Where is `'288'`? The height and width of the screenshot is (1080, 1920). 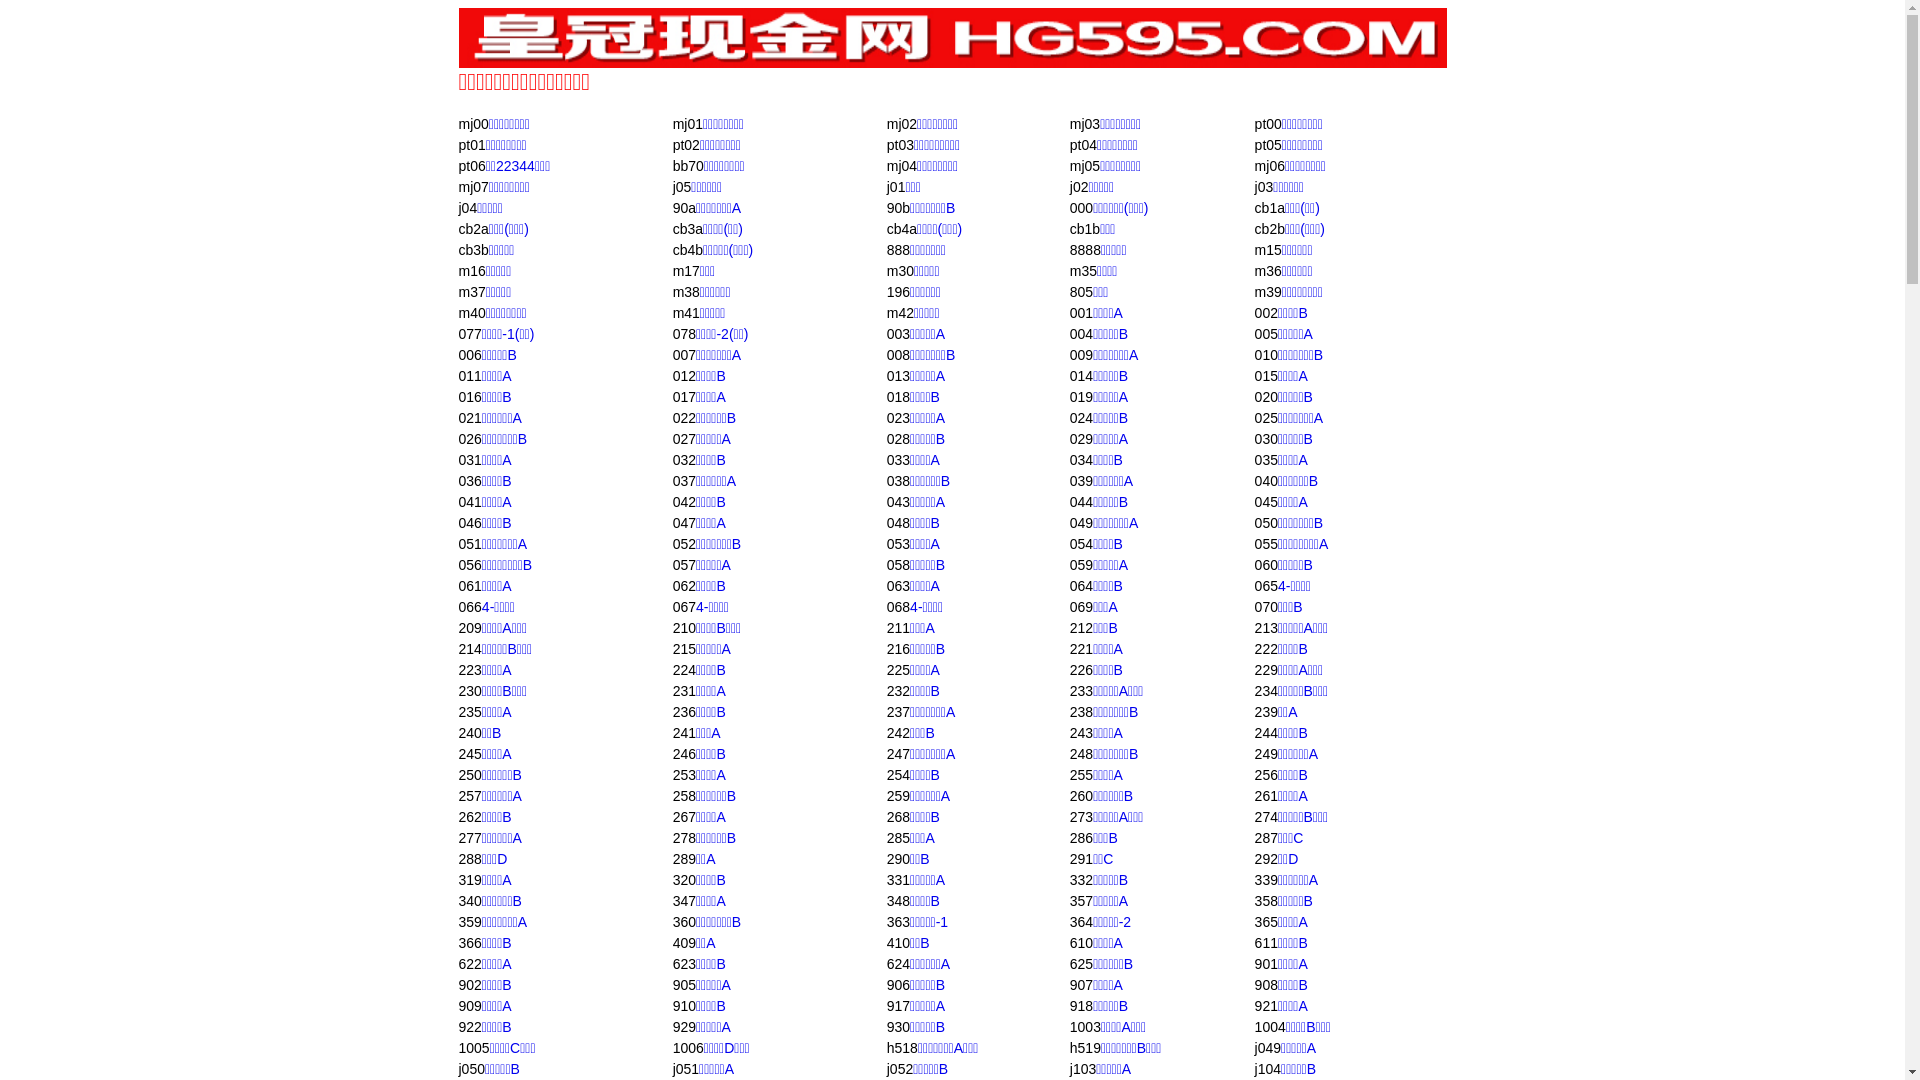
'288' is located at coordinates (468, 858).